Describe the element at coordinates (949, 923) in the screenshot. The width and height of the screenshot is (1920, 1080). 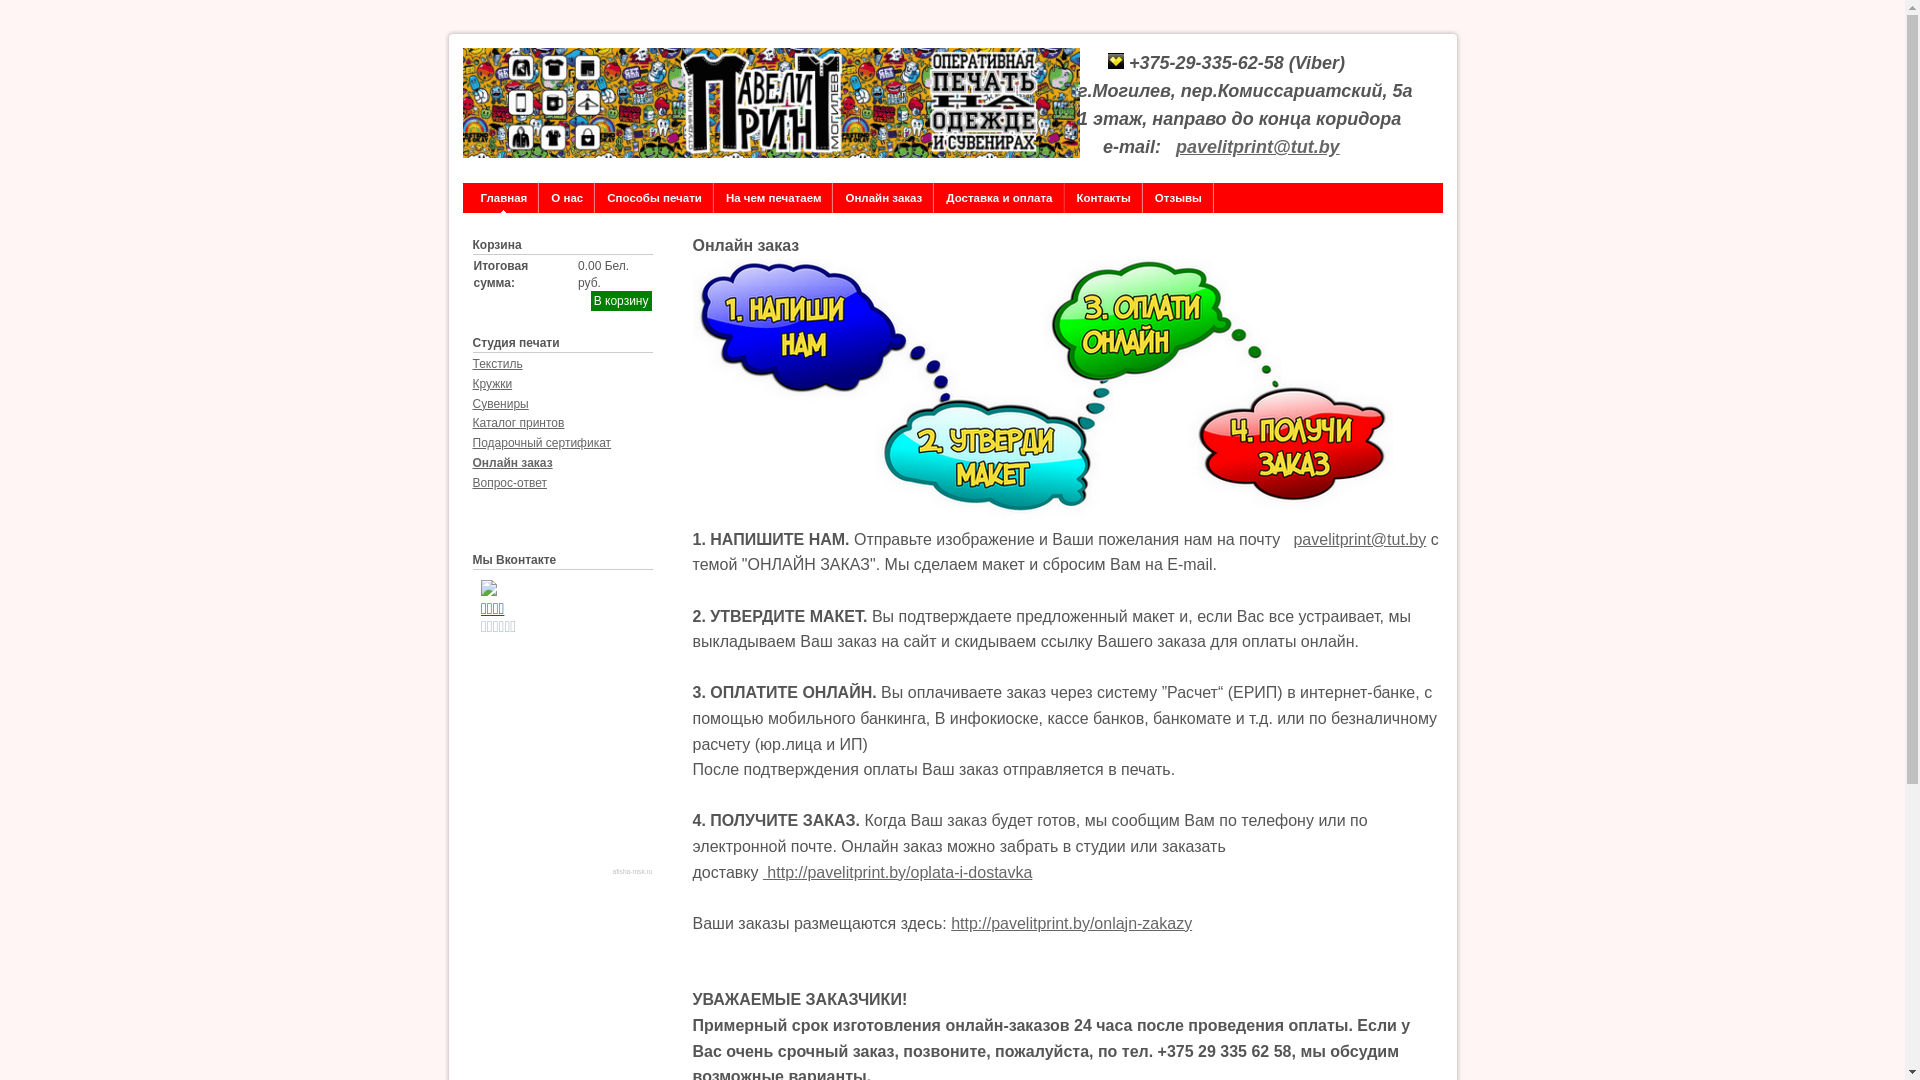
I see `'http://pavelitprint.by/onlajn-zakazy'` at that location.